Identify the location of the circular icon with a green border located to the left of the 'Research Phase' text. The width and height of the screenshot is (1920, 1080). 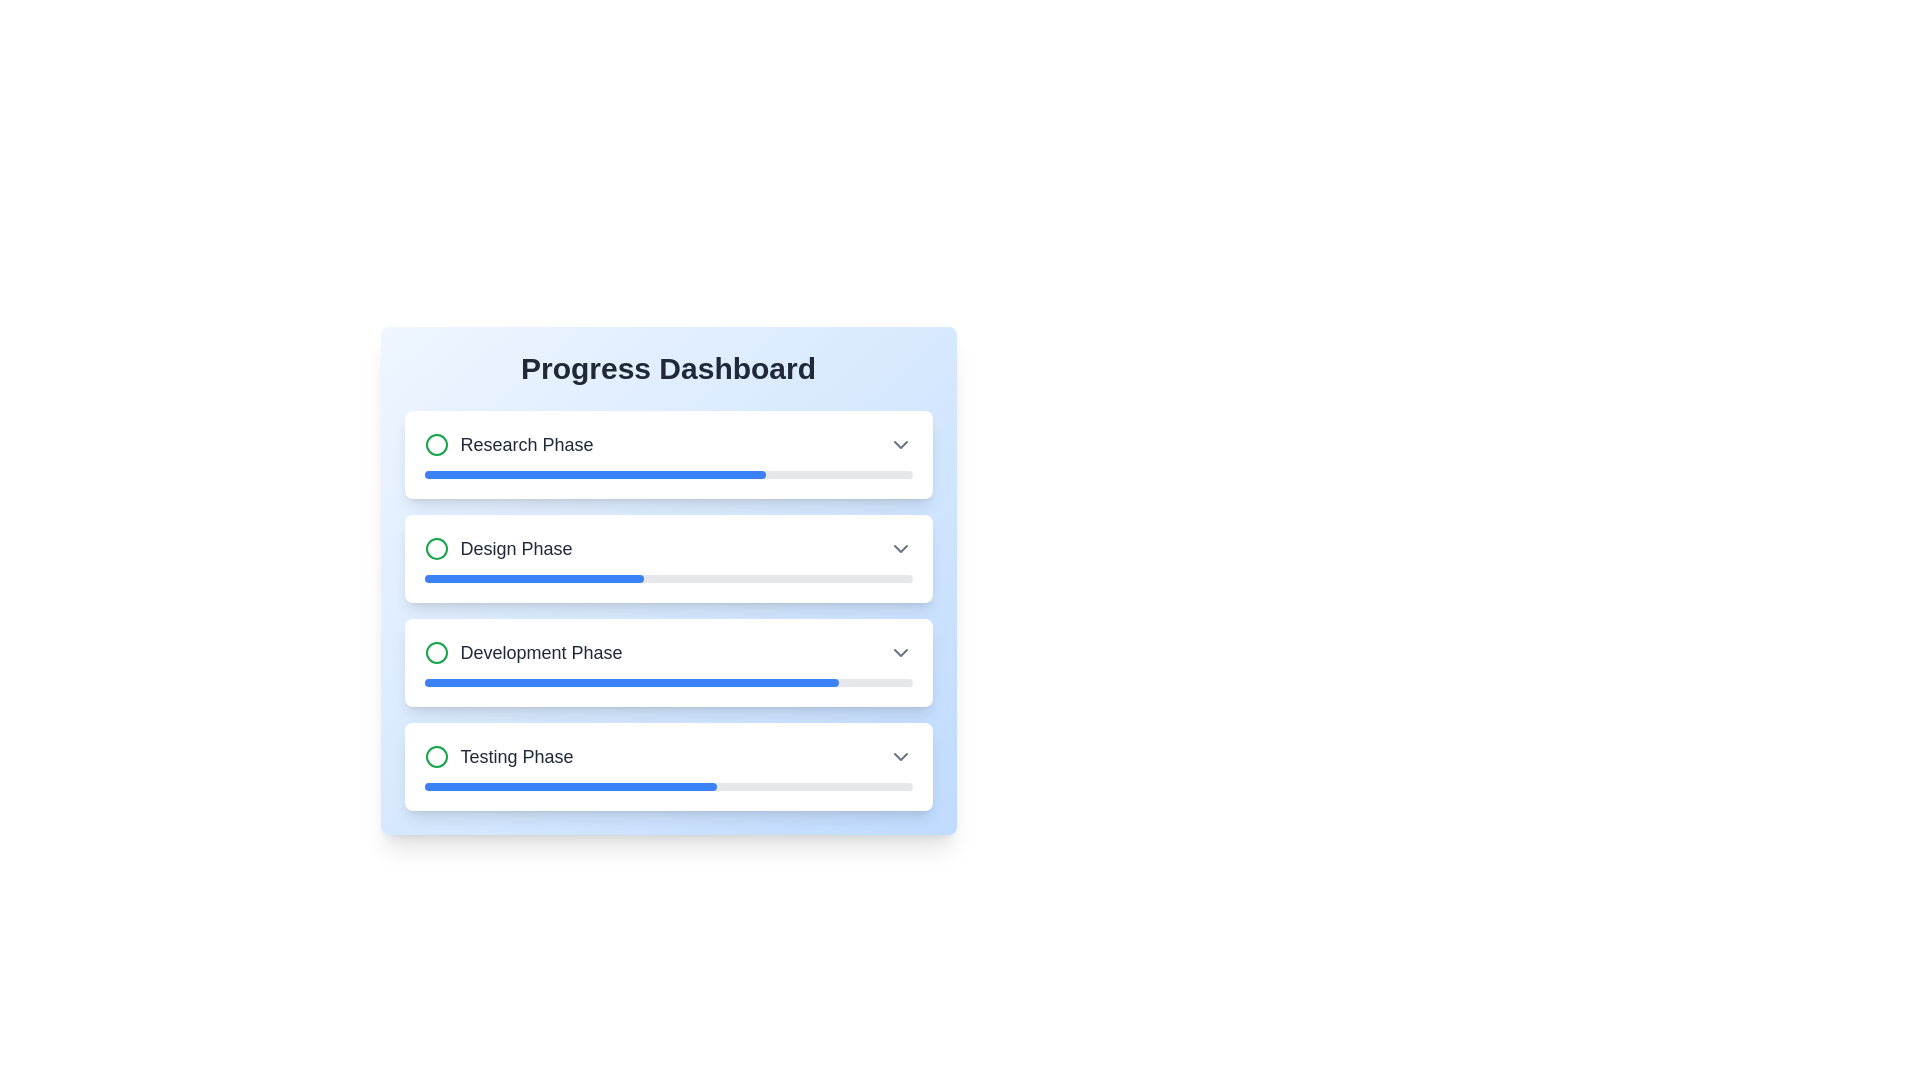
(435, 443).